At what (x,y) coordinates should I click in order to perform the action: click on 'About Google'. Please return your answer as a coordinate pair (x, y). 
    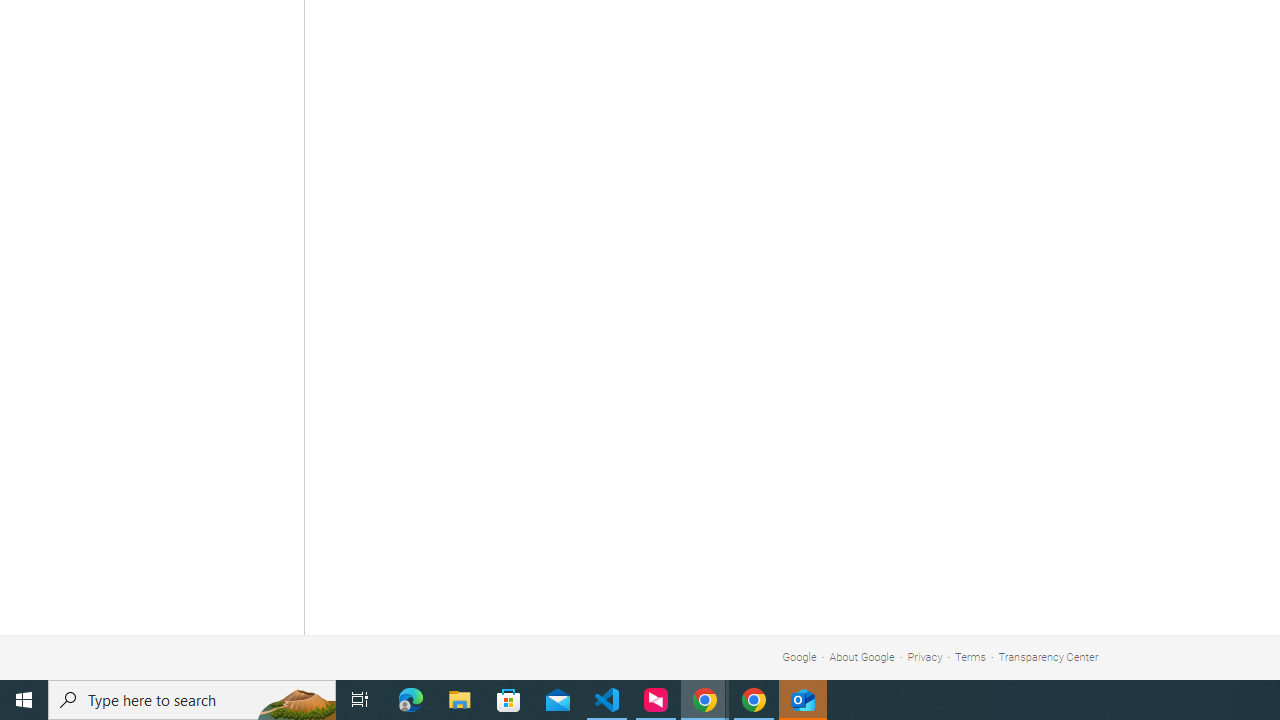
    Looking at the image, I should click on (862, 657).